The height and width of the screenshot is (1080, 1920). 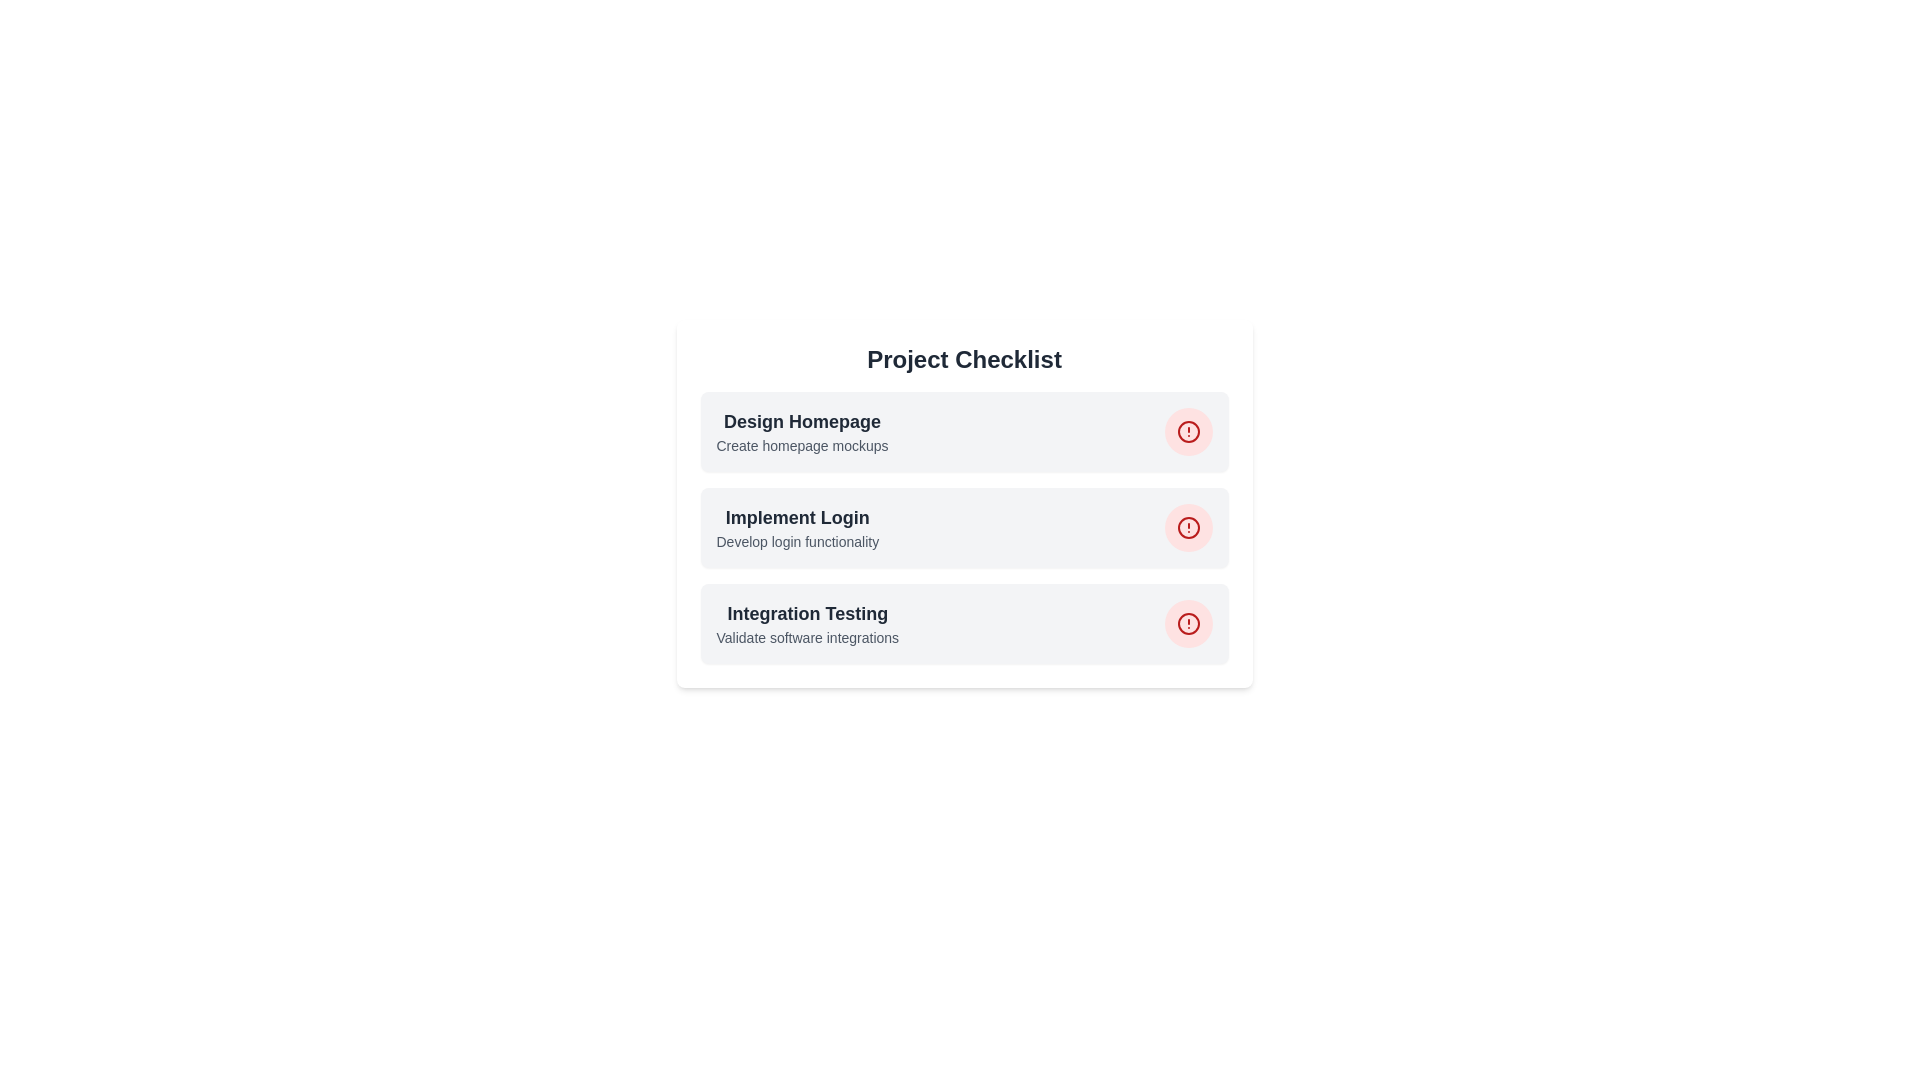 I want to click on descriptive Text label located immediately below the 'Design Homepage' heading in the project-related items list, so click(x=802, y=445).